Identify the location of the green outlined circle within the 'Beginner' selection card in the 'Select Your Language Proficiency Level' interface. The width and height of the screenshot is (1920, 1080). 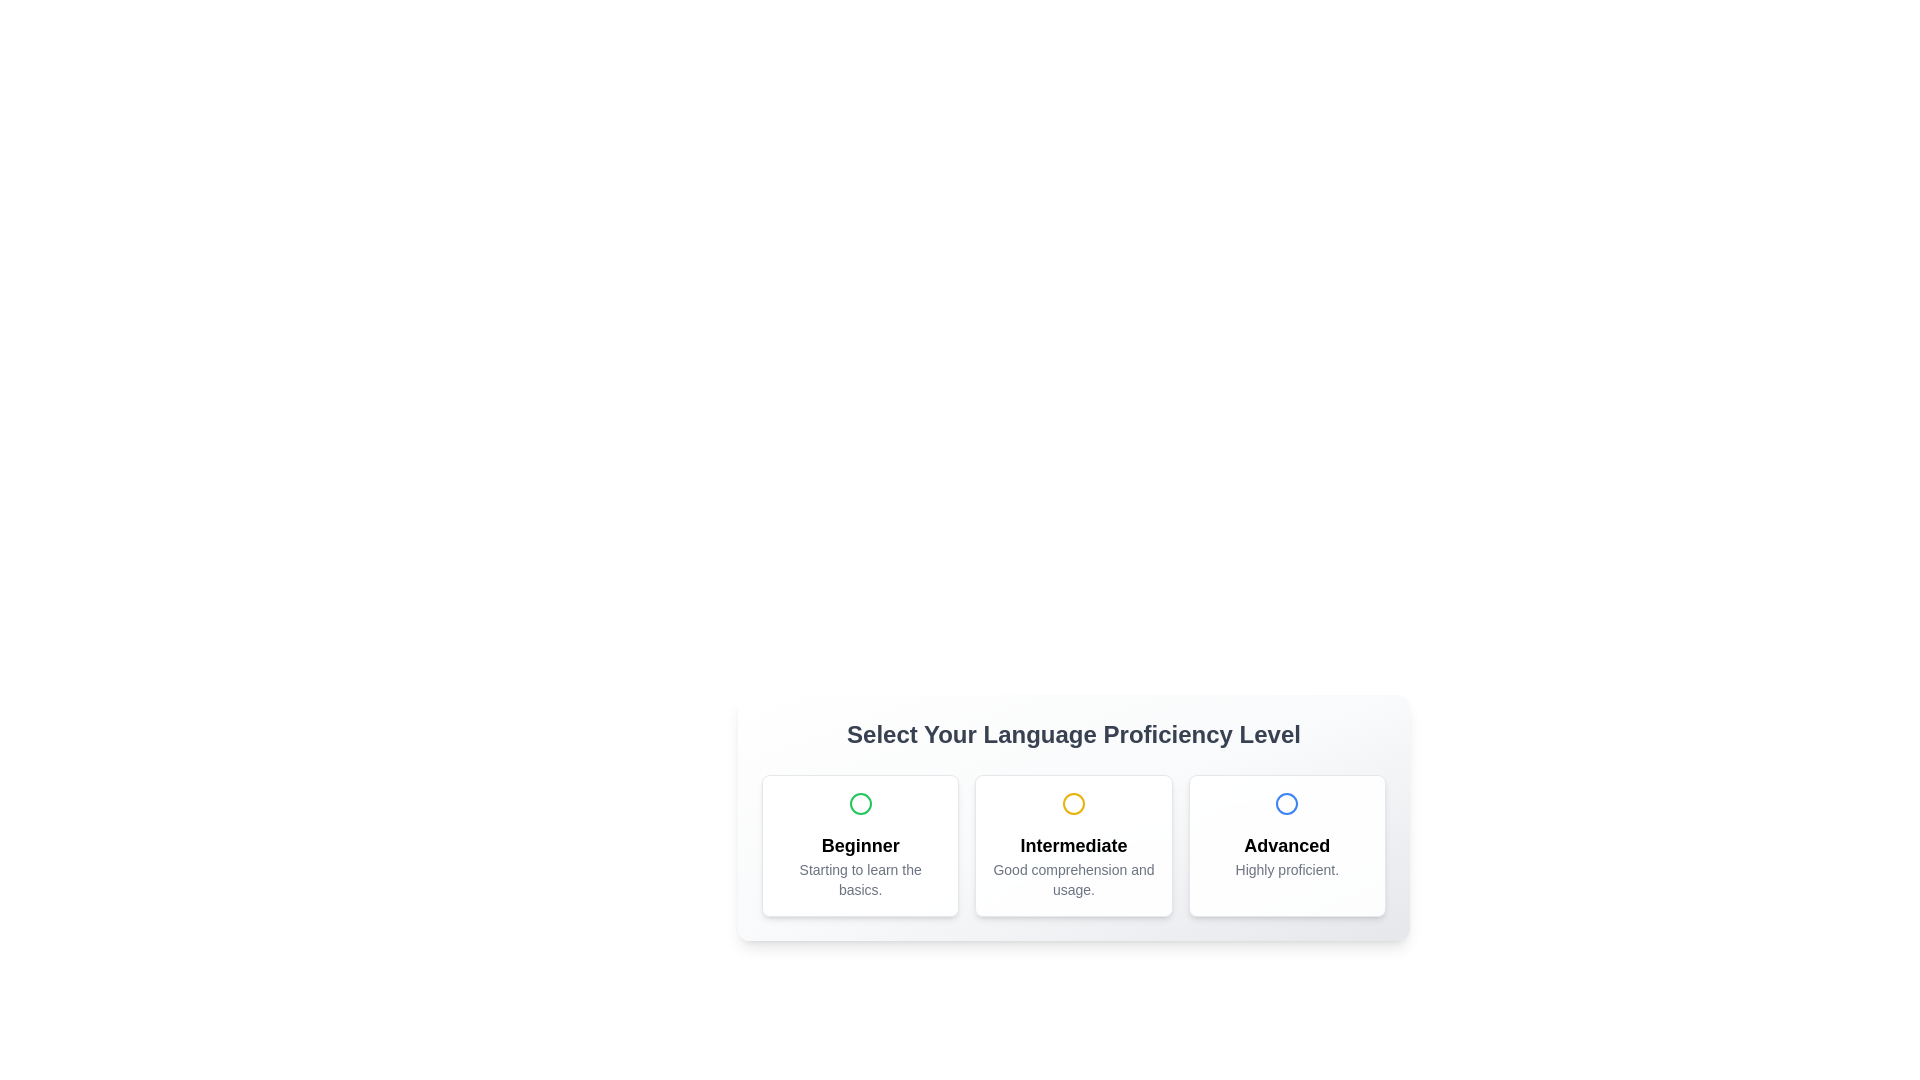
(860, 802).